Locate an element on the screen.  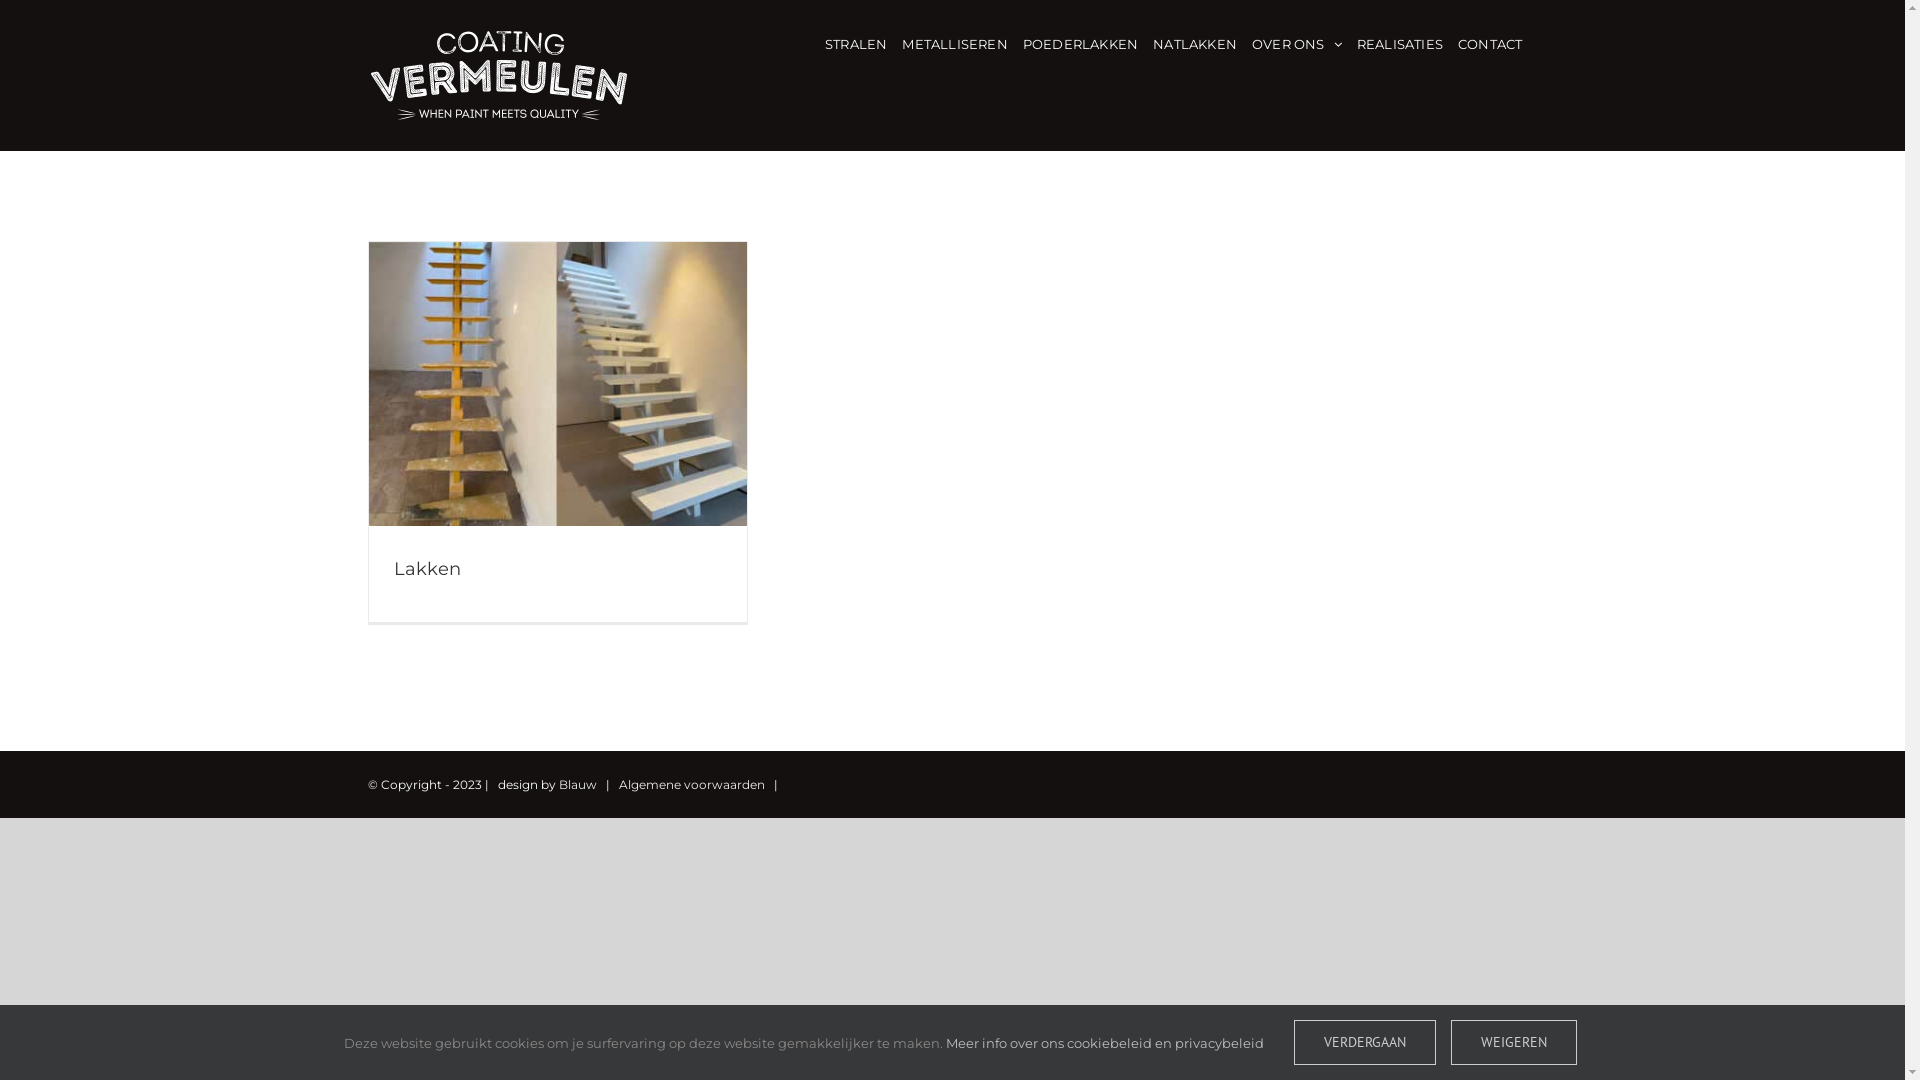
'Algemene voorwaarden' is located at coordinates (691, 782).